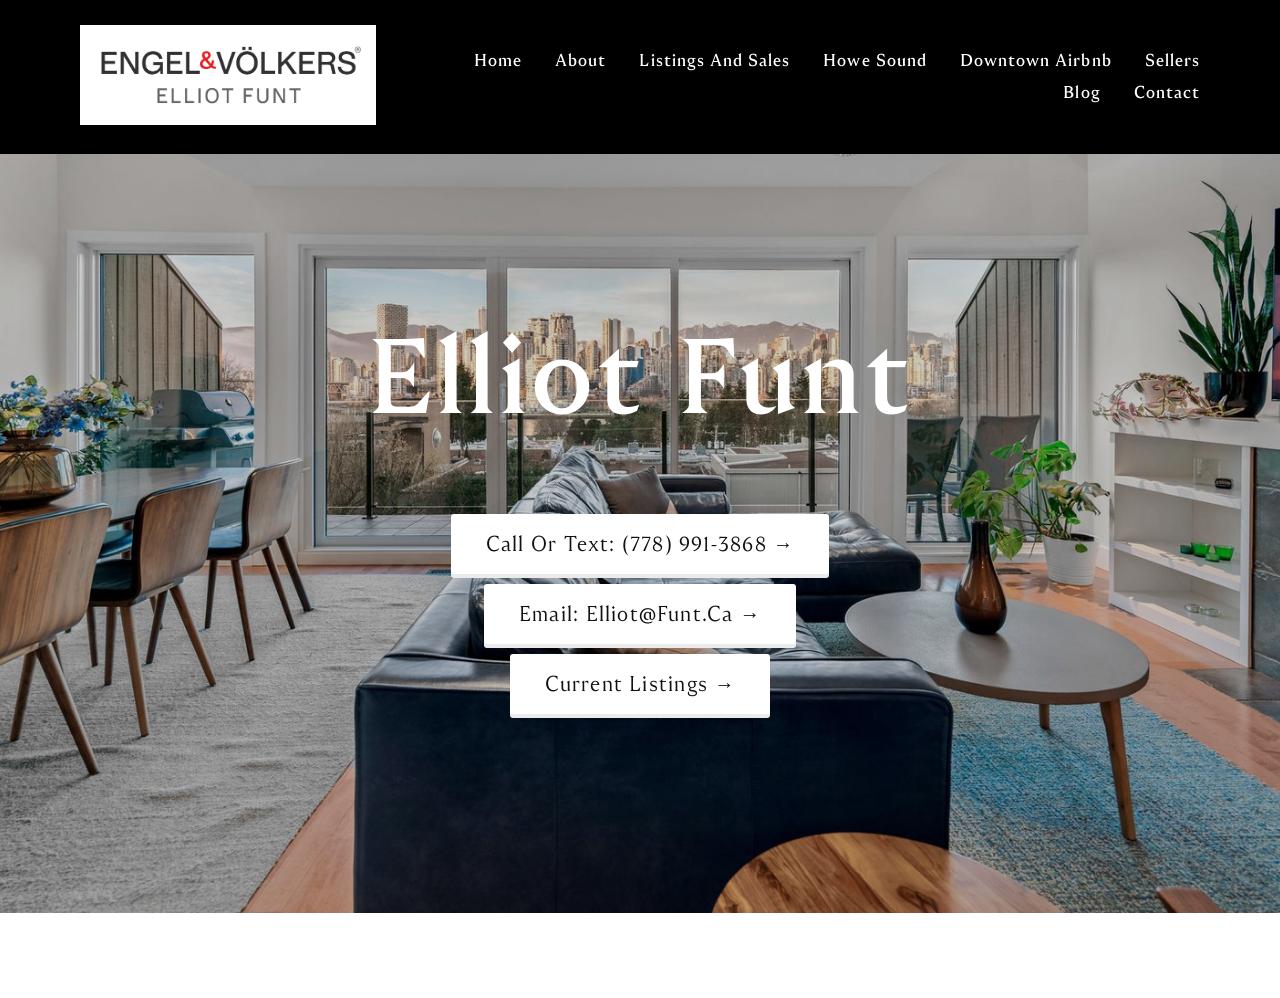 Image resolution: width=1280 pixels, height=998 pixels. What do you see at coordinates (638, 612) in the screenshot?
I see `'Email: elliot@funt.ca →'` at bounding box center [638, 612].